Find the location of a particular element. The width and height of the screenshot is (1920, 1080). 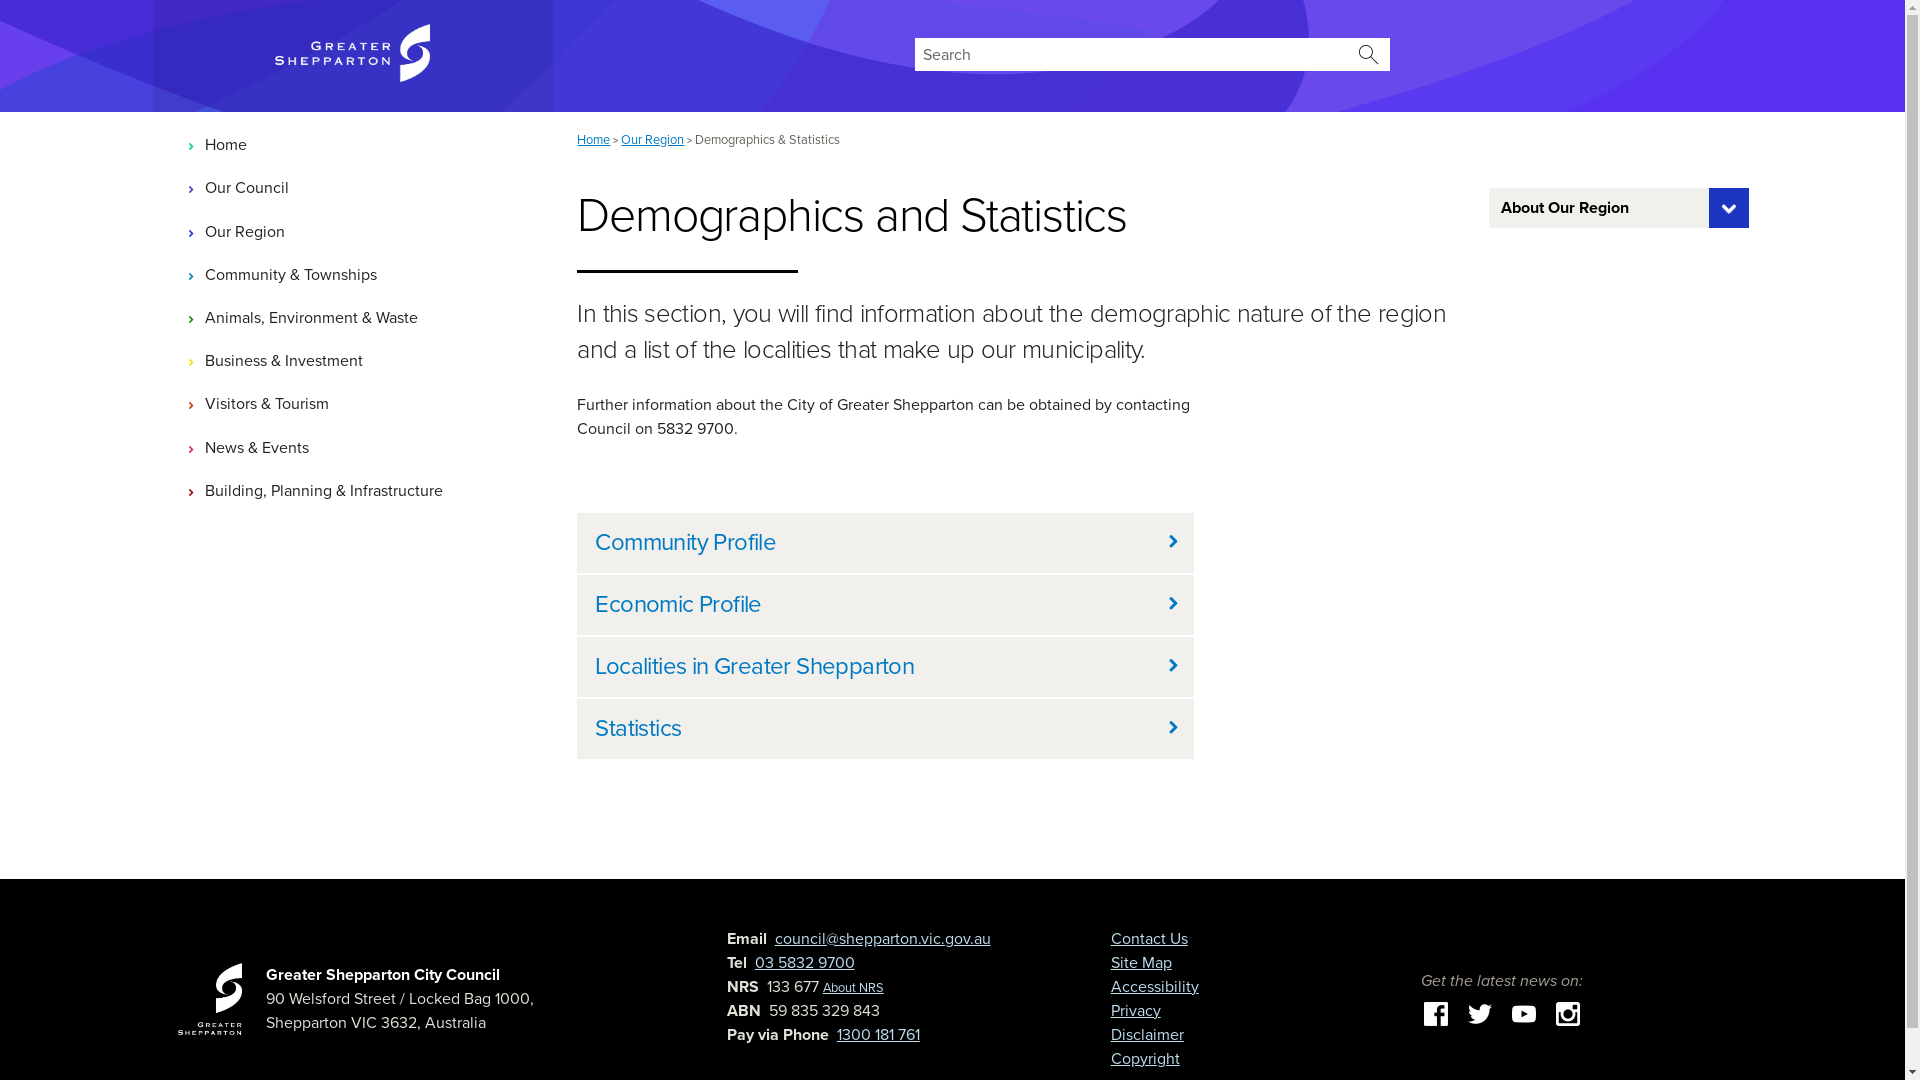

'Instagram' is located at coordinates (1567, 1013).